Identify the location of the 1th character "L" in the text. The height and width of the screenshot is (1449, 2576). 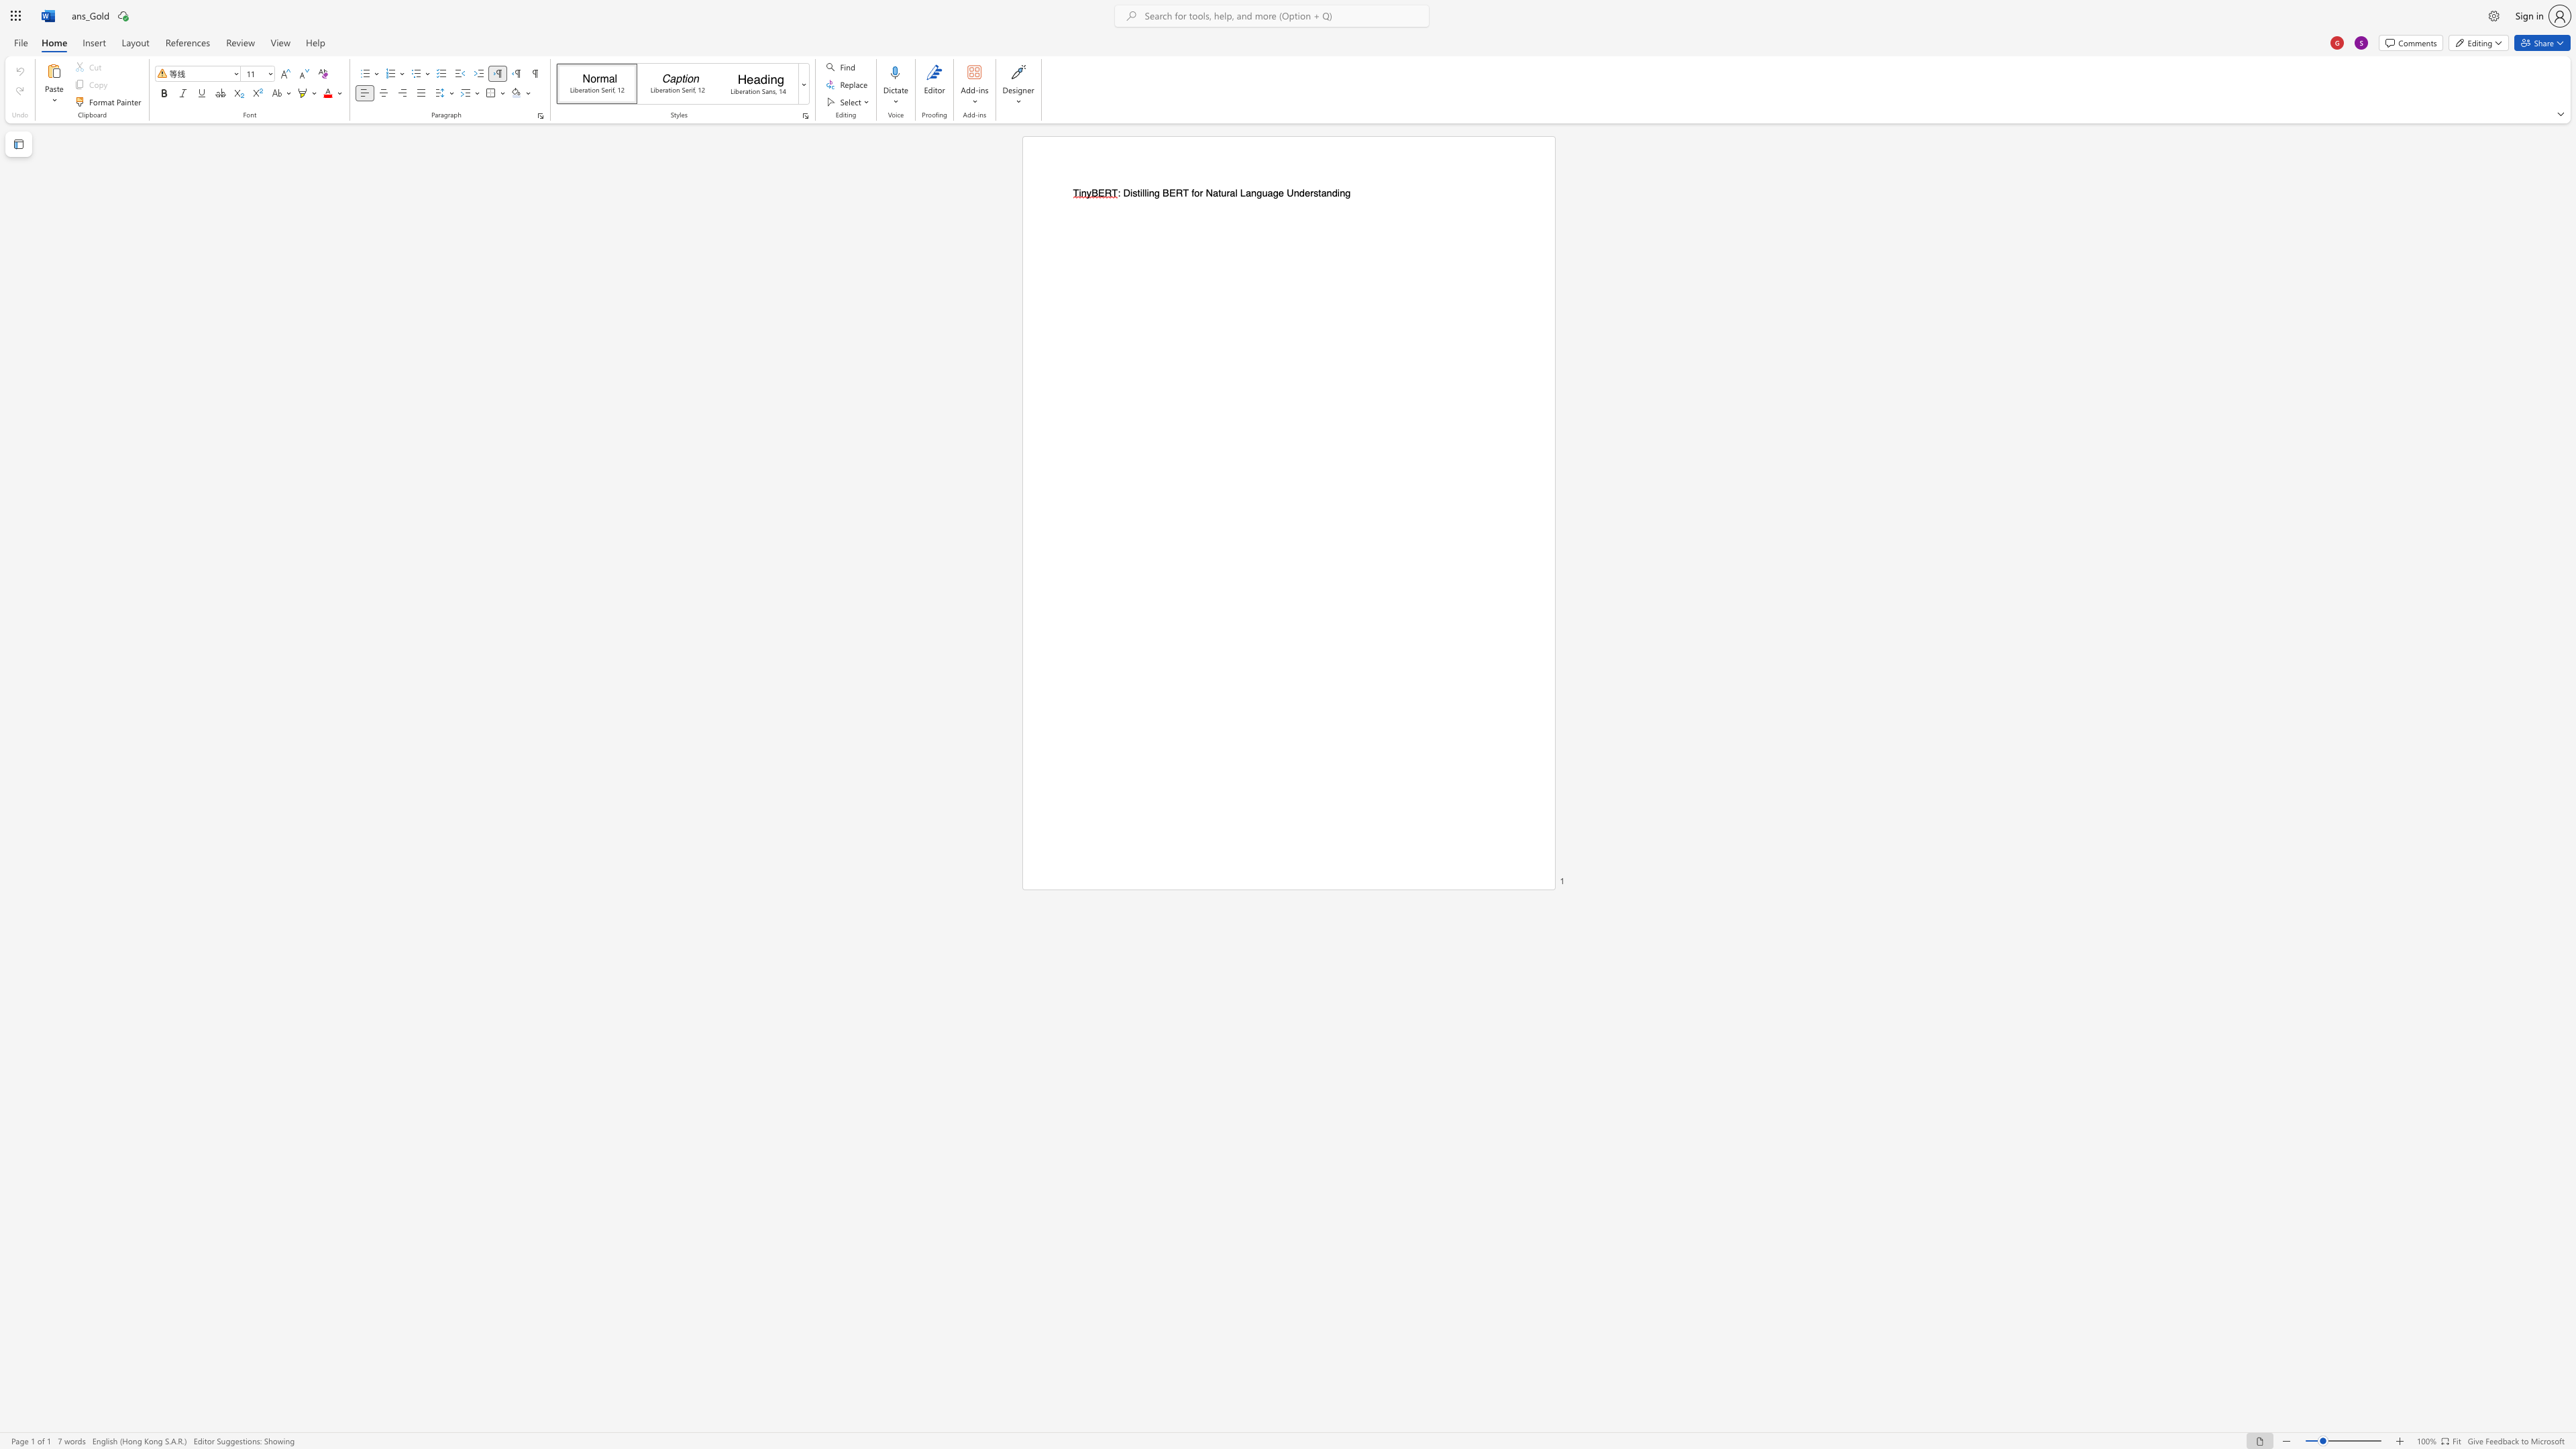
(1241, 192).